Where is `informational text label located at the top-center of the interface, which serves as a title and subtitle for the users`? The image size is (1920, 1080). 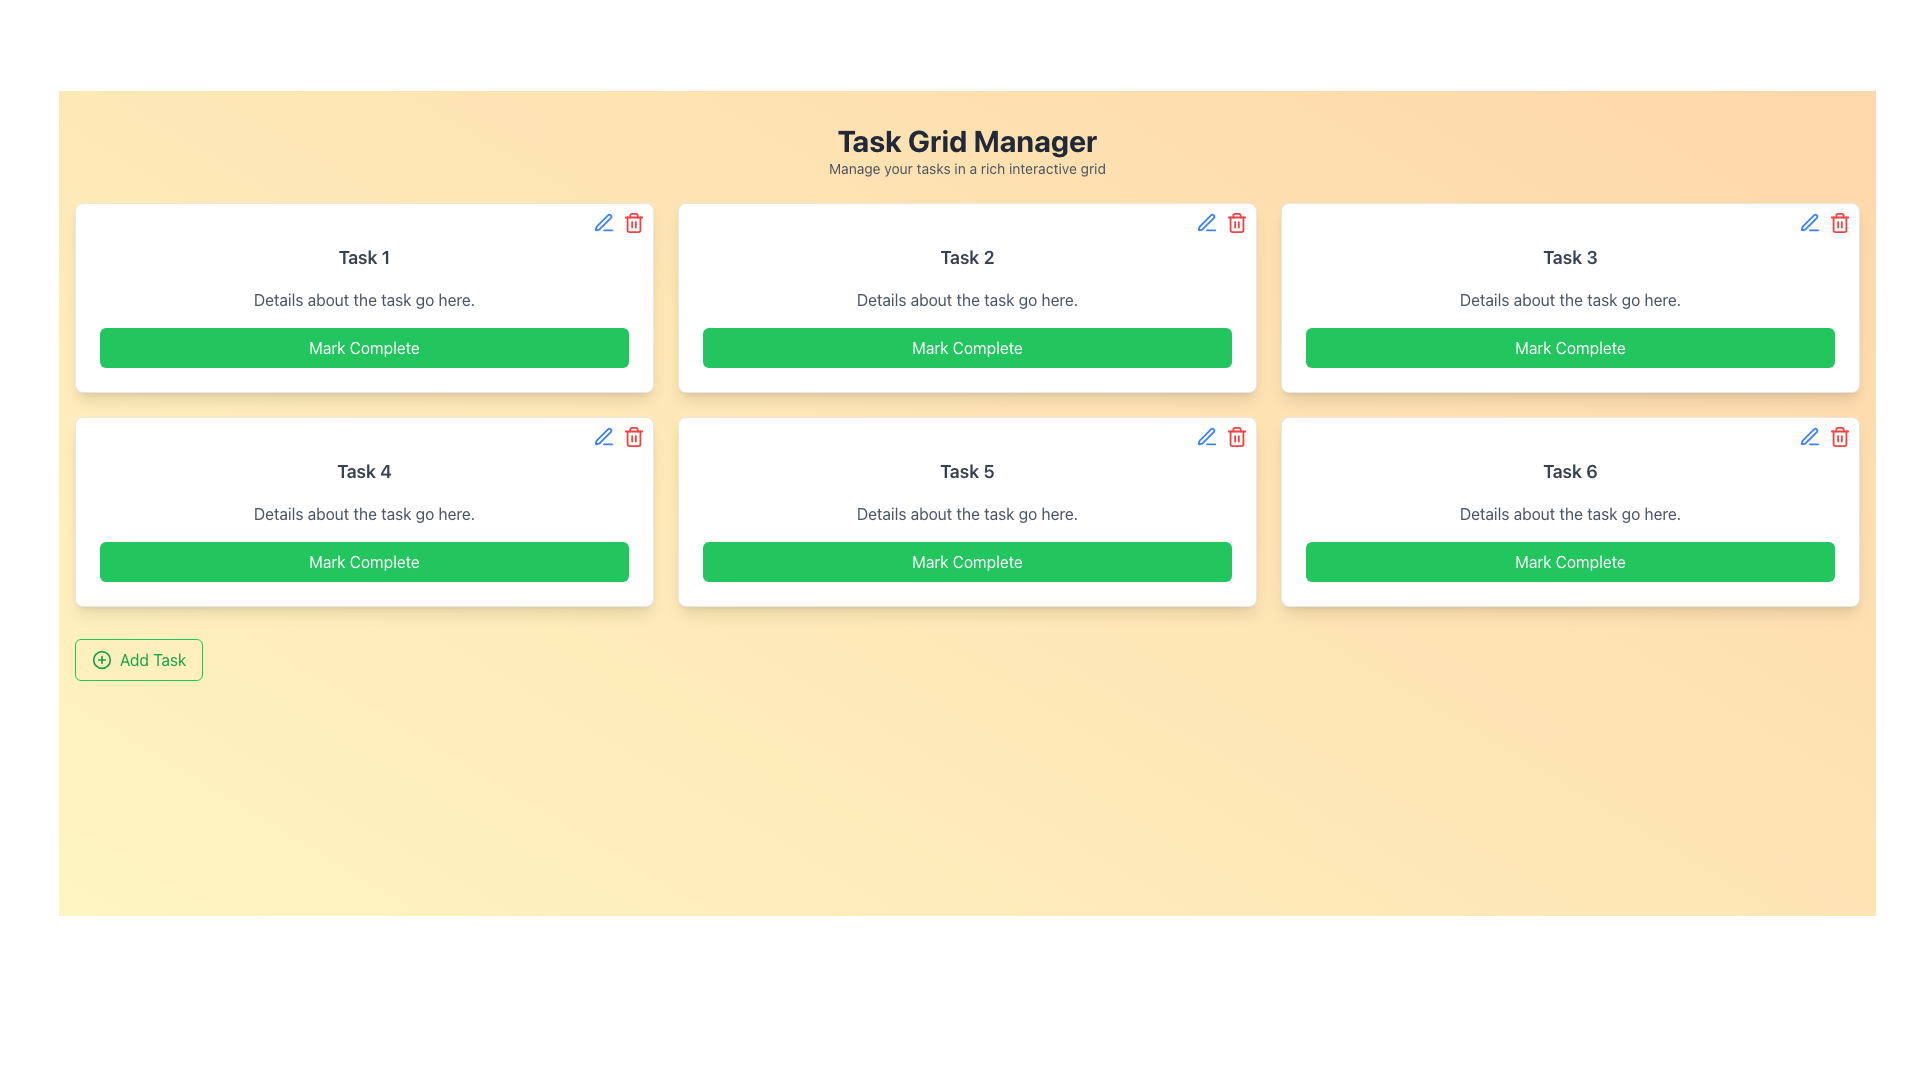 informational text label located at the top-center of the interface, which serves as a title and subtitle for the users is located at coordinates (967, 149).